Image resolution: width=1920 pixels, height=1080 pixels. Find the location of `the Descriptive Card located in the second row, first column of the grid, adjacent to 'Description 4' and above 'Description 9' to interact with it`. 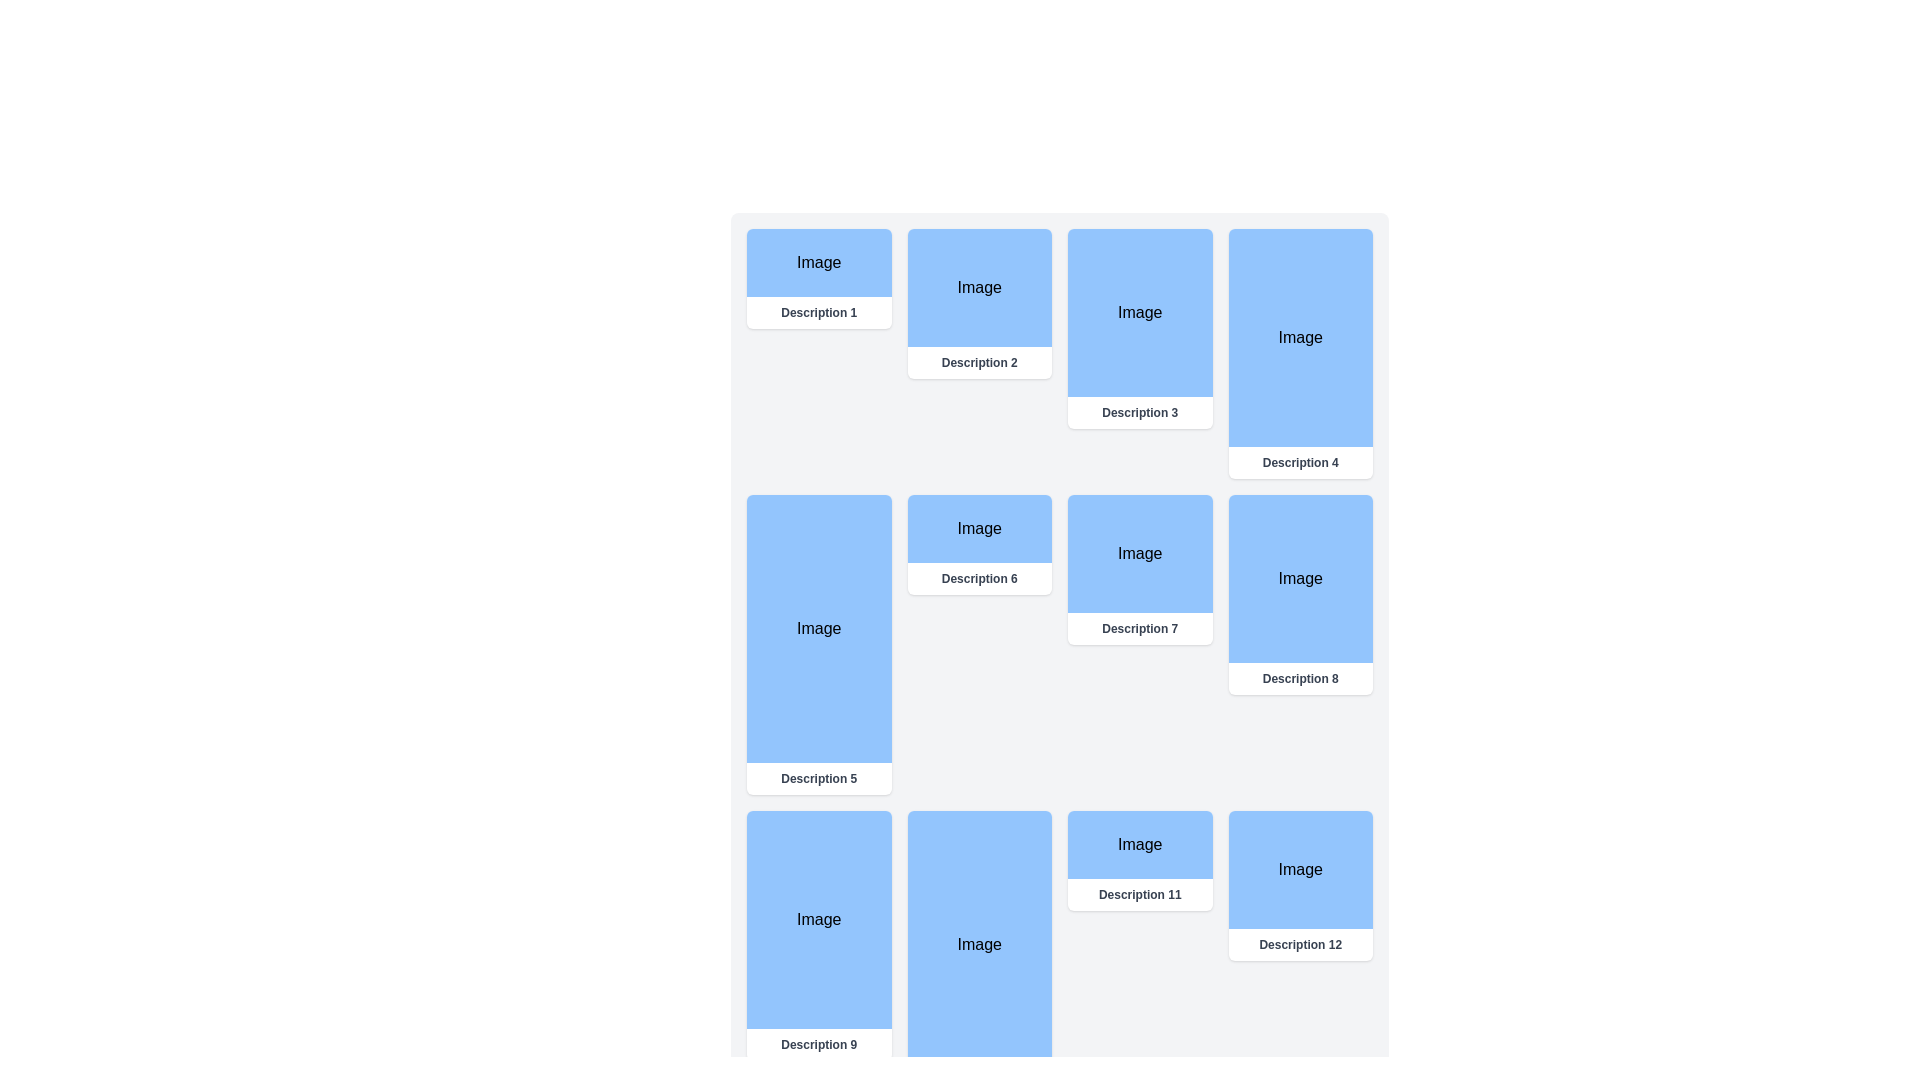

the Descriptive Card located in the second row, first column of the grid, adjacent to 'Description 4' and above 'Description 9' to interact with it is located at coordinates (819, 644).